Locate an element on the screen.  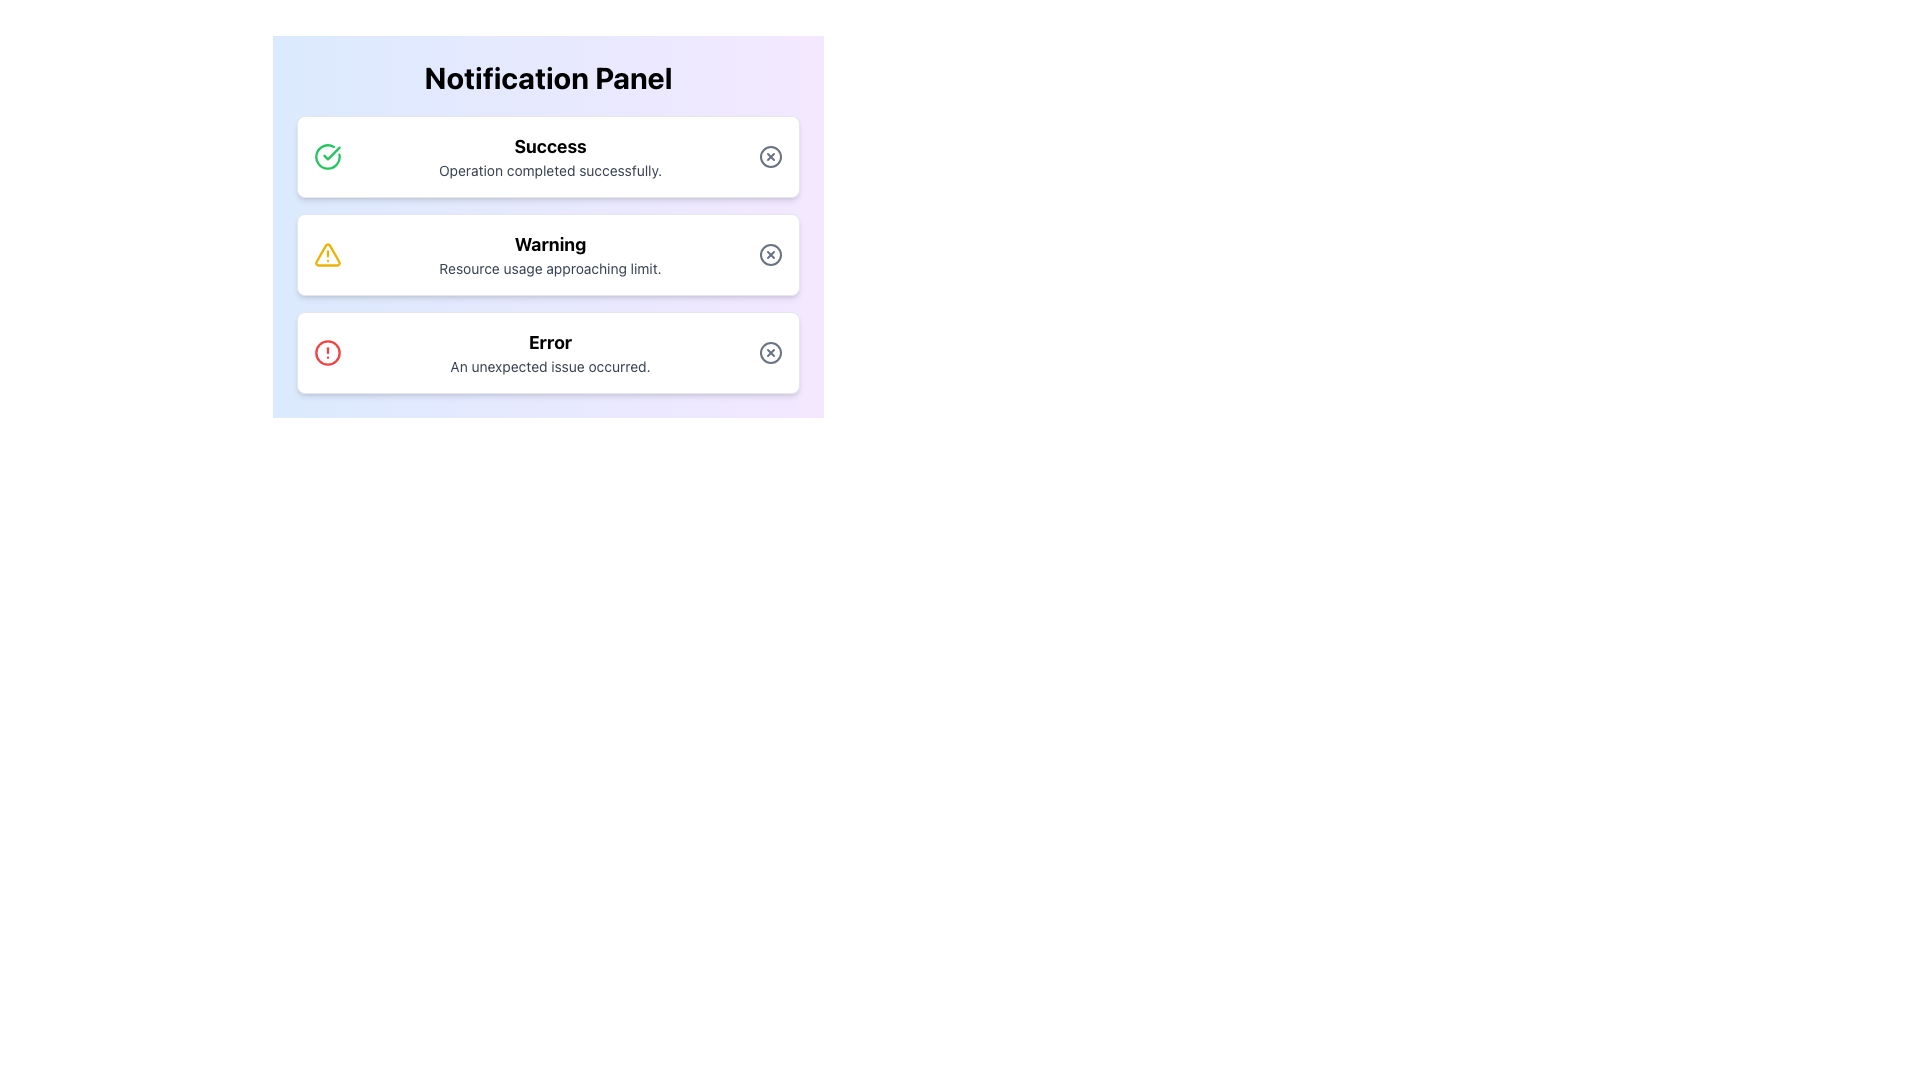
the graphical circle element representing the close button in the 'Success' notification entry to potentially display a tooltip is located at coordinates (770, 156).